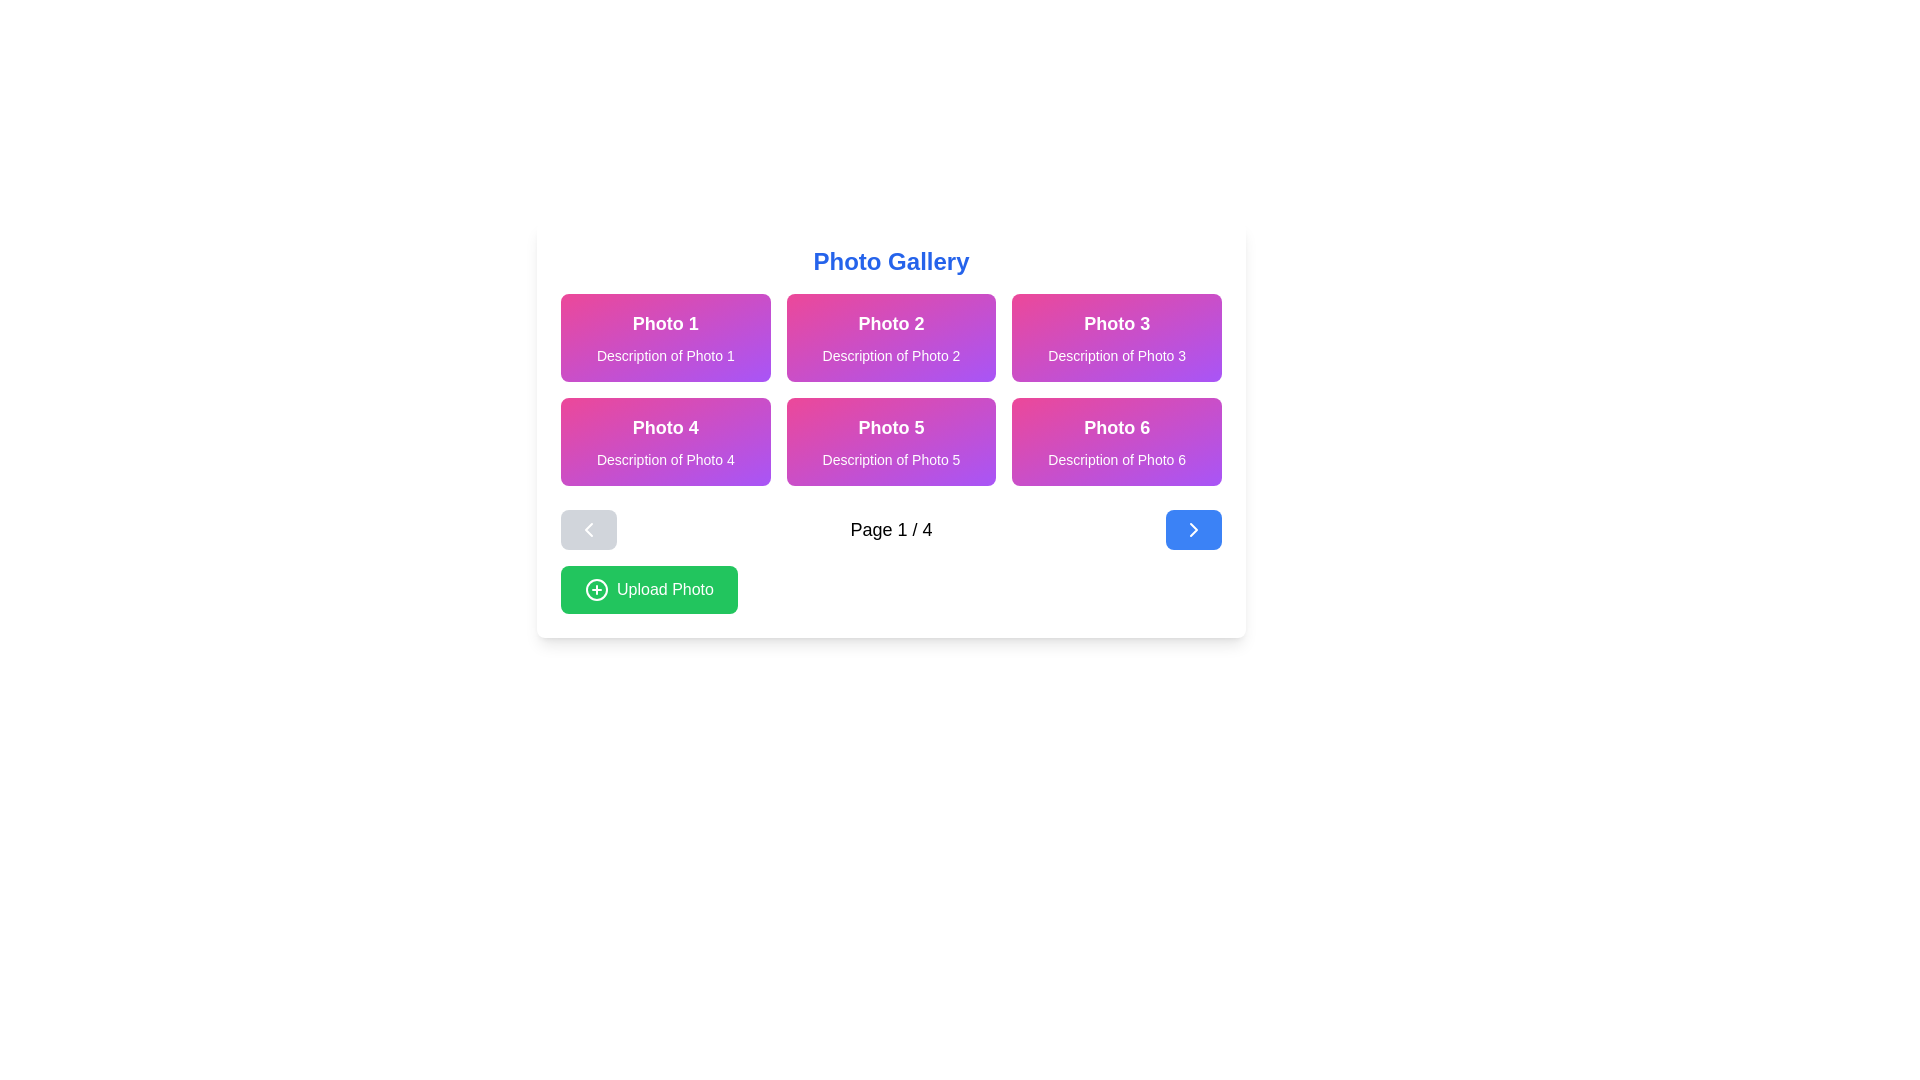  What do you see at coordinates (665, 323) in the screenshot?
I see `the heading text label located at the top of the first photo card in the photo gallery` at bounding box center [665, 323].